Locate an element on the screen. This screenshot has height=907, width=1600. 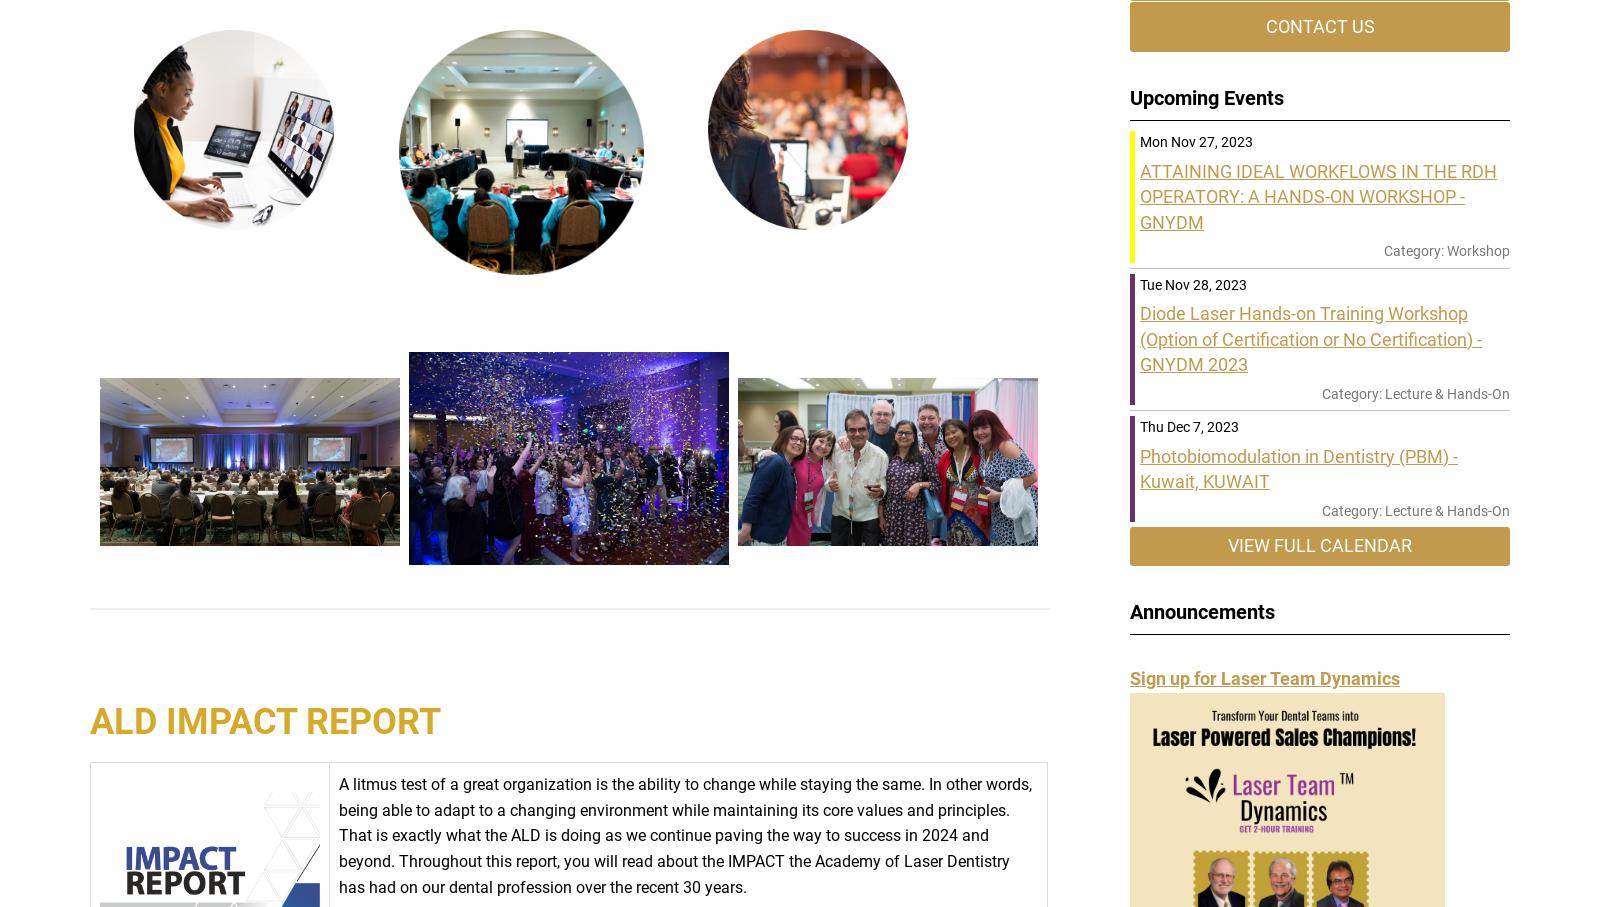
'Upcoming Events' is located at coordinates (1206, 96).